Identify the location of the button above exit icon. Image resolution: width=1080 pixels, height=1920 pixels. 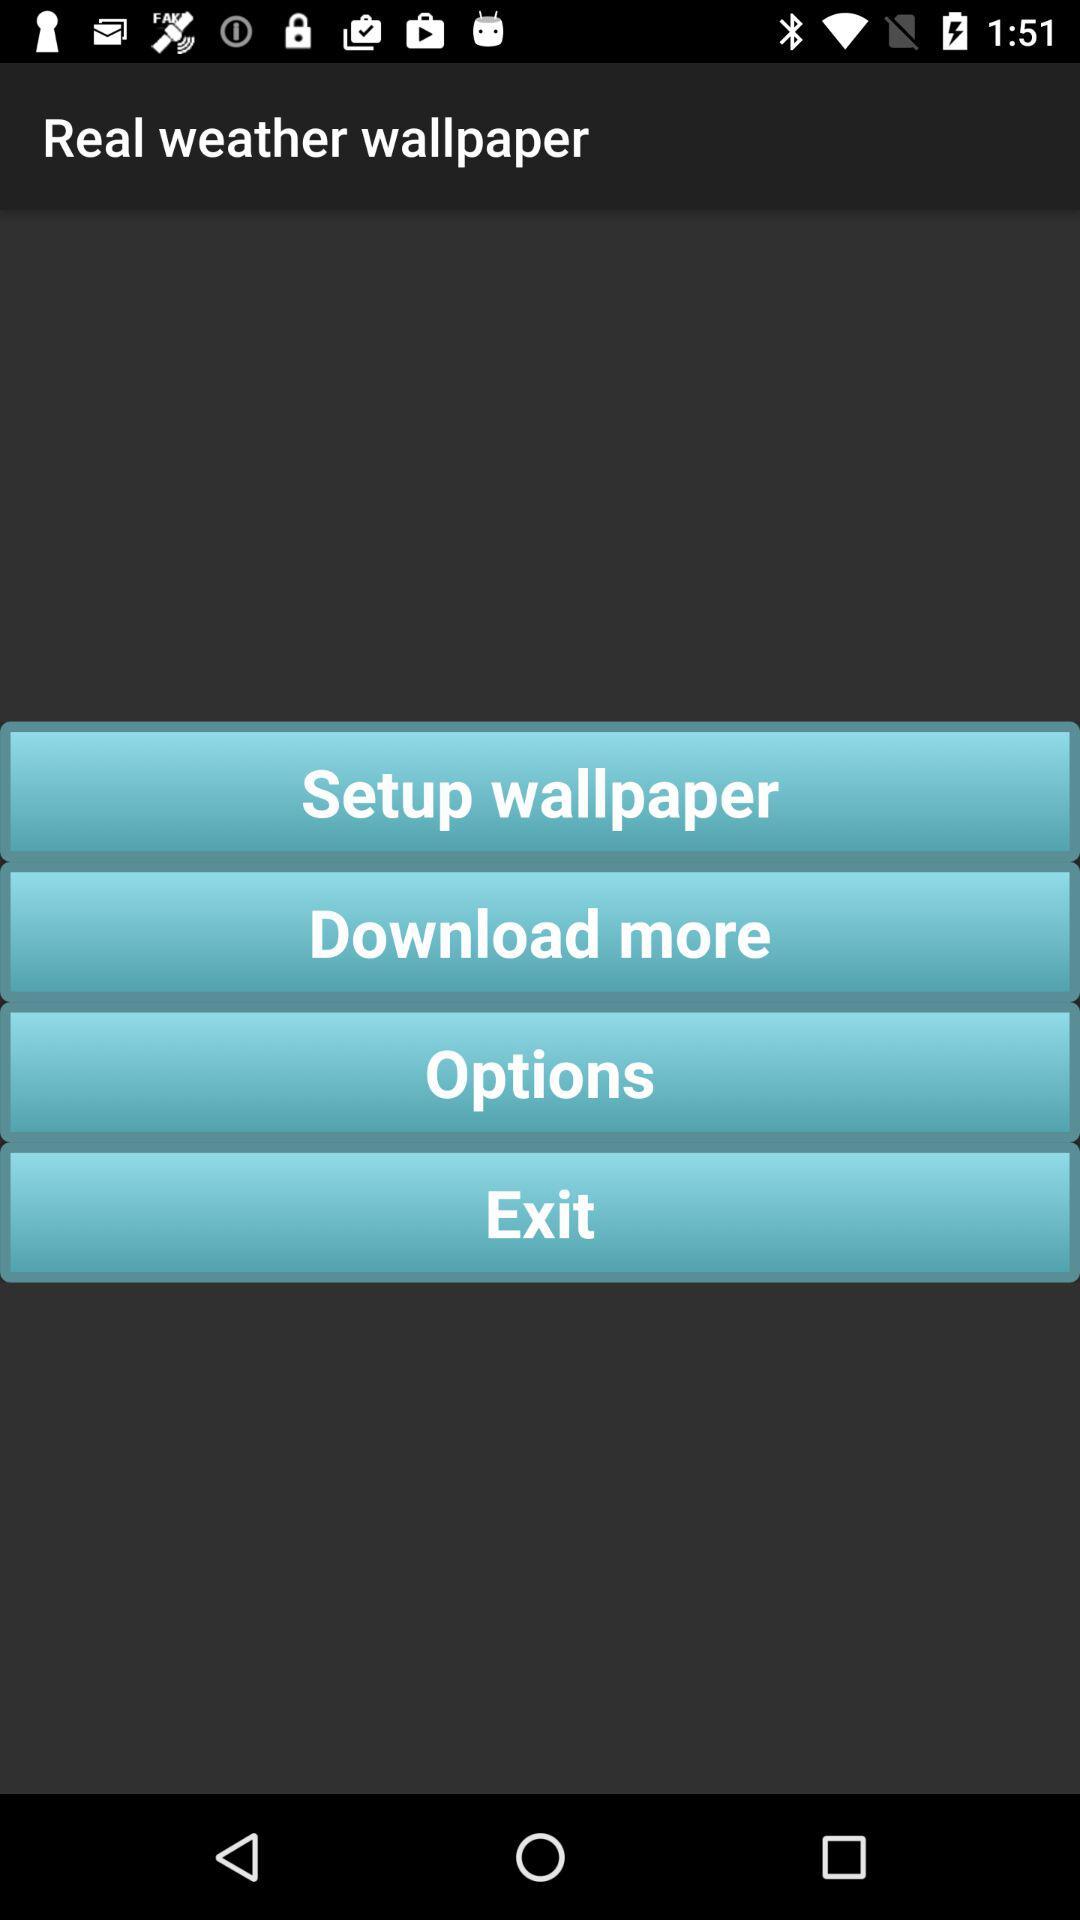
(540, 1071).